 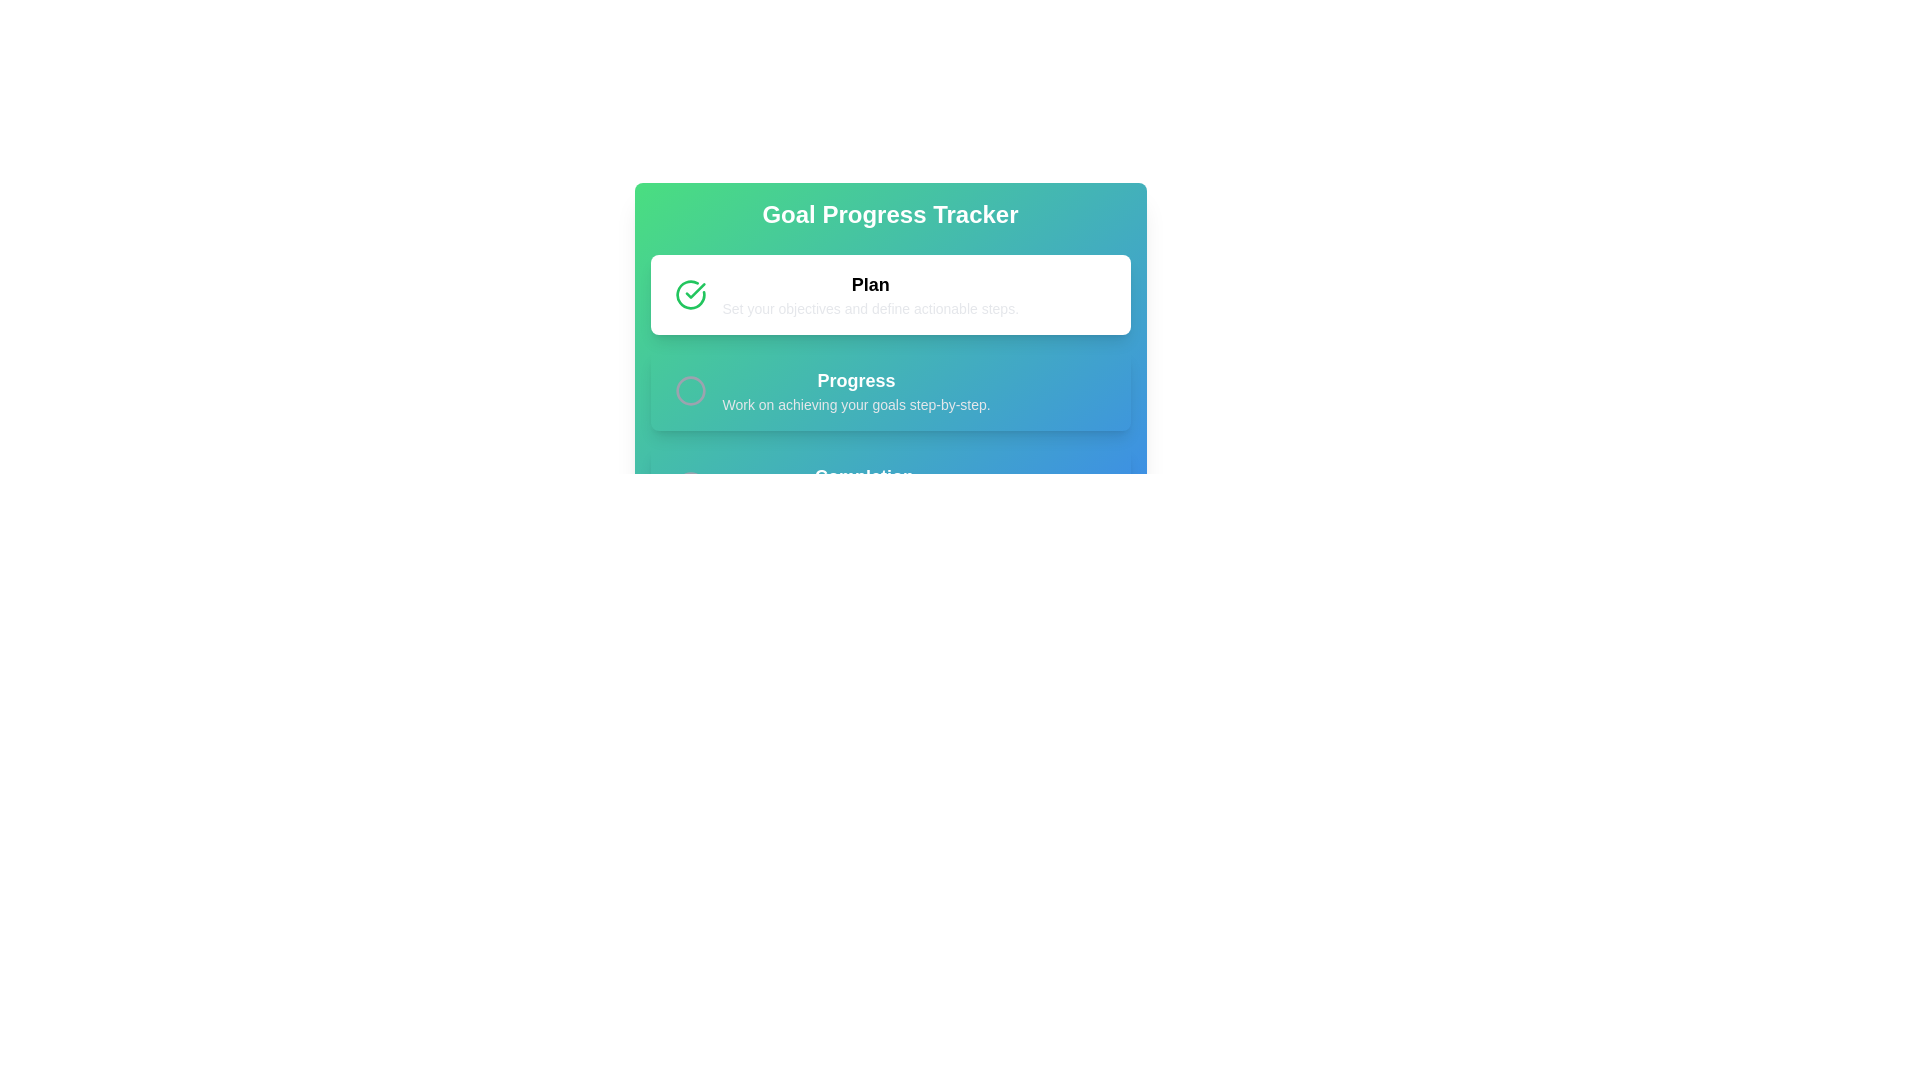 I want to click on the circular SVG graphic used as a status indicator in the 'Progress' section, located below the 'Plan' section, so click(x=690, y=390).